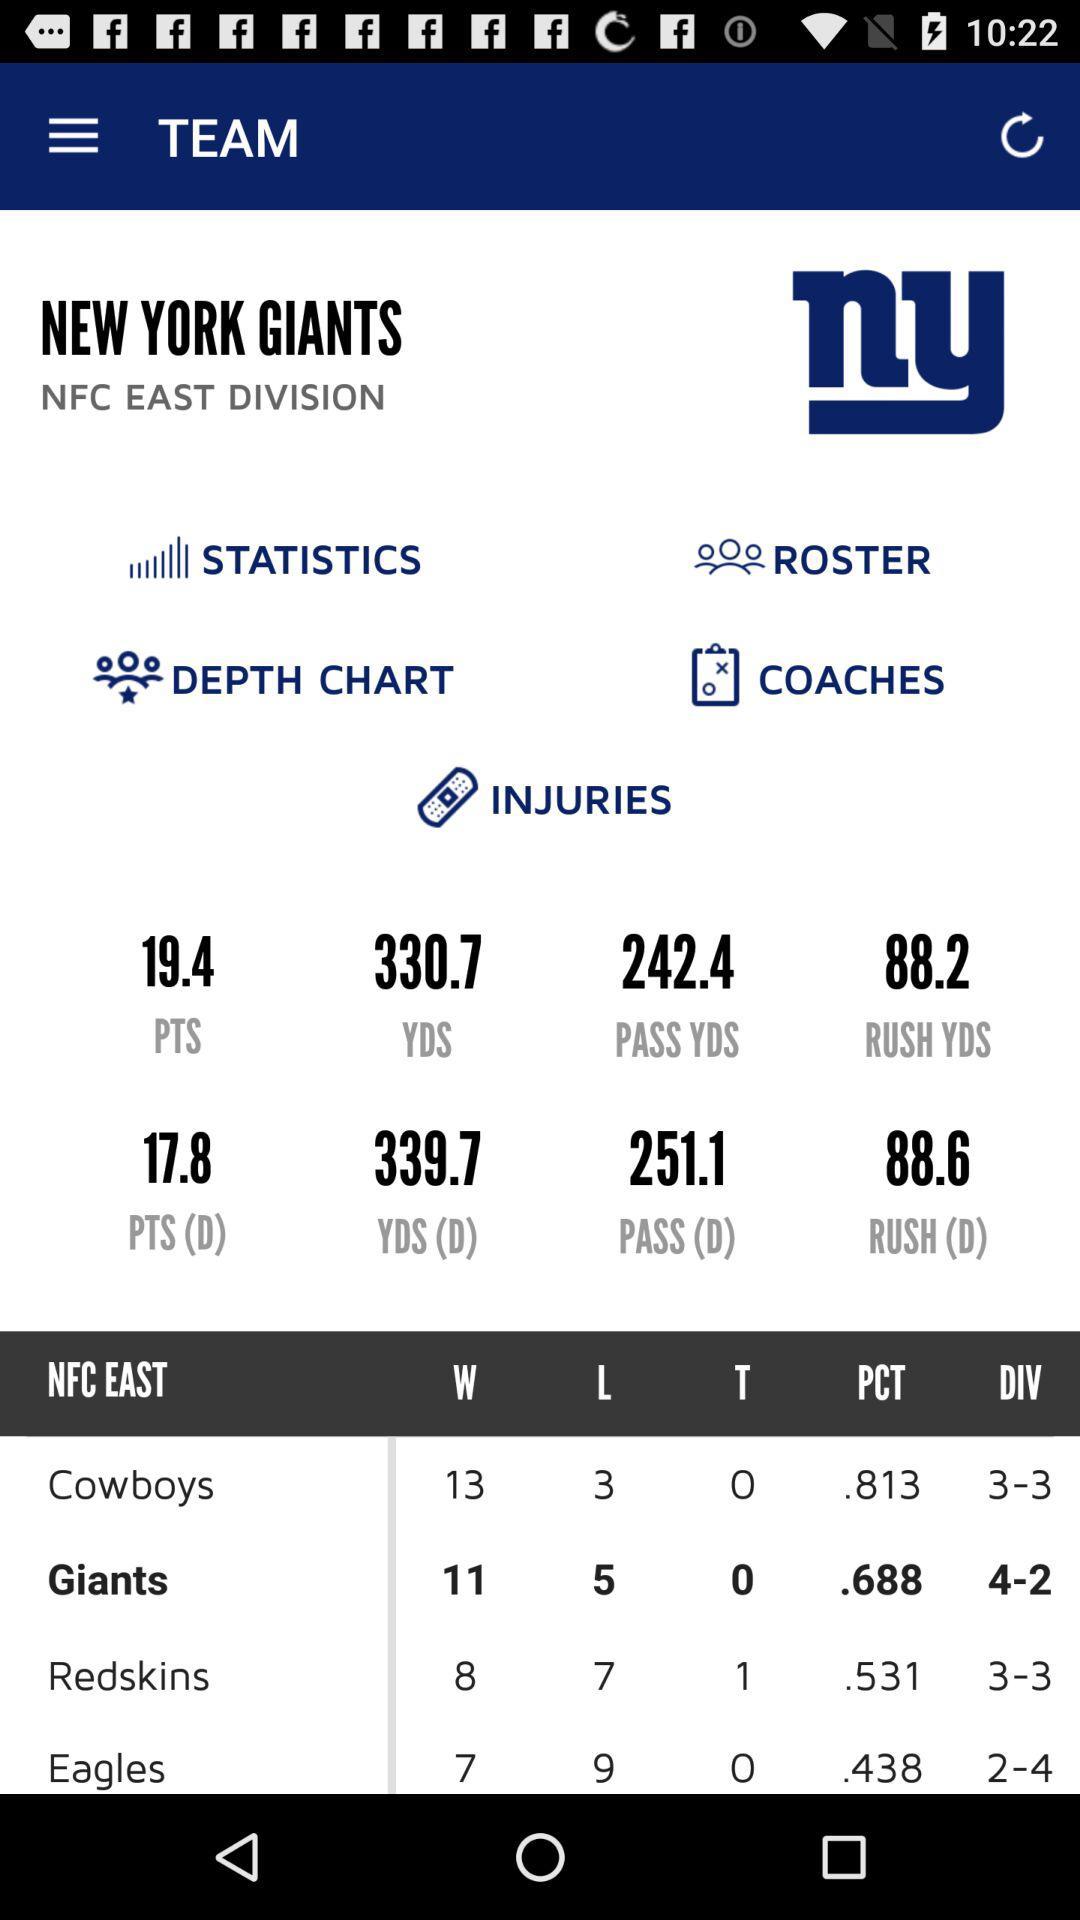  Describe the element at coordinates (603, 1382) in the screenshot. I see `l icon` at that location.